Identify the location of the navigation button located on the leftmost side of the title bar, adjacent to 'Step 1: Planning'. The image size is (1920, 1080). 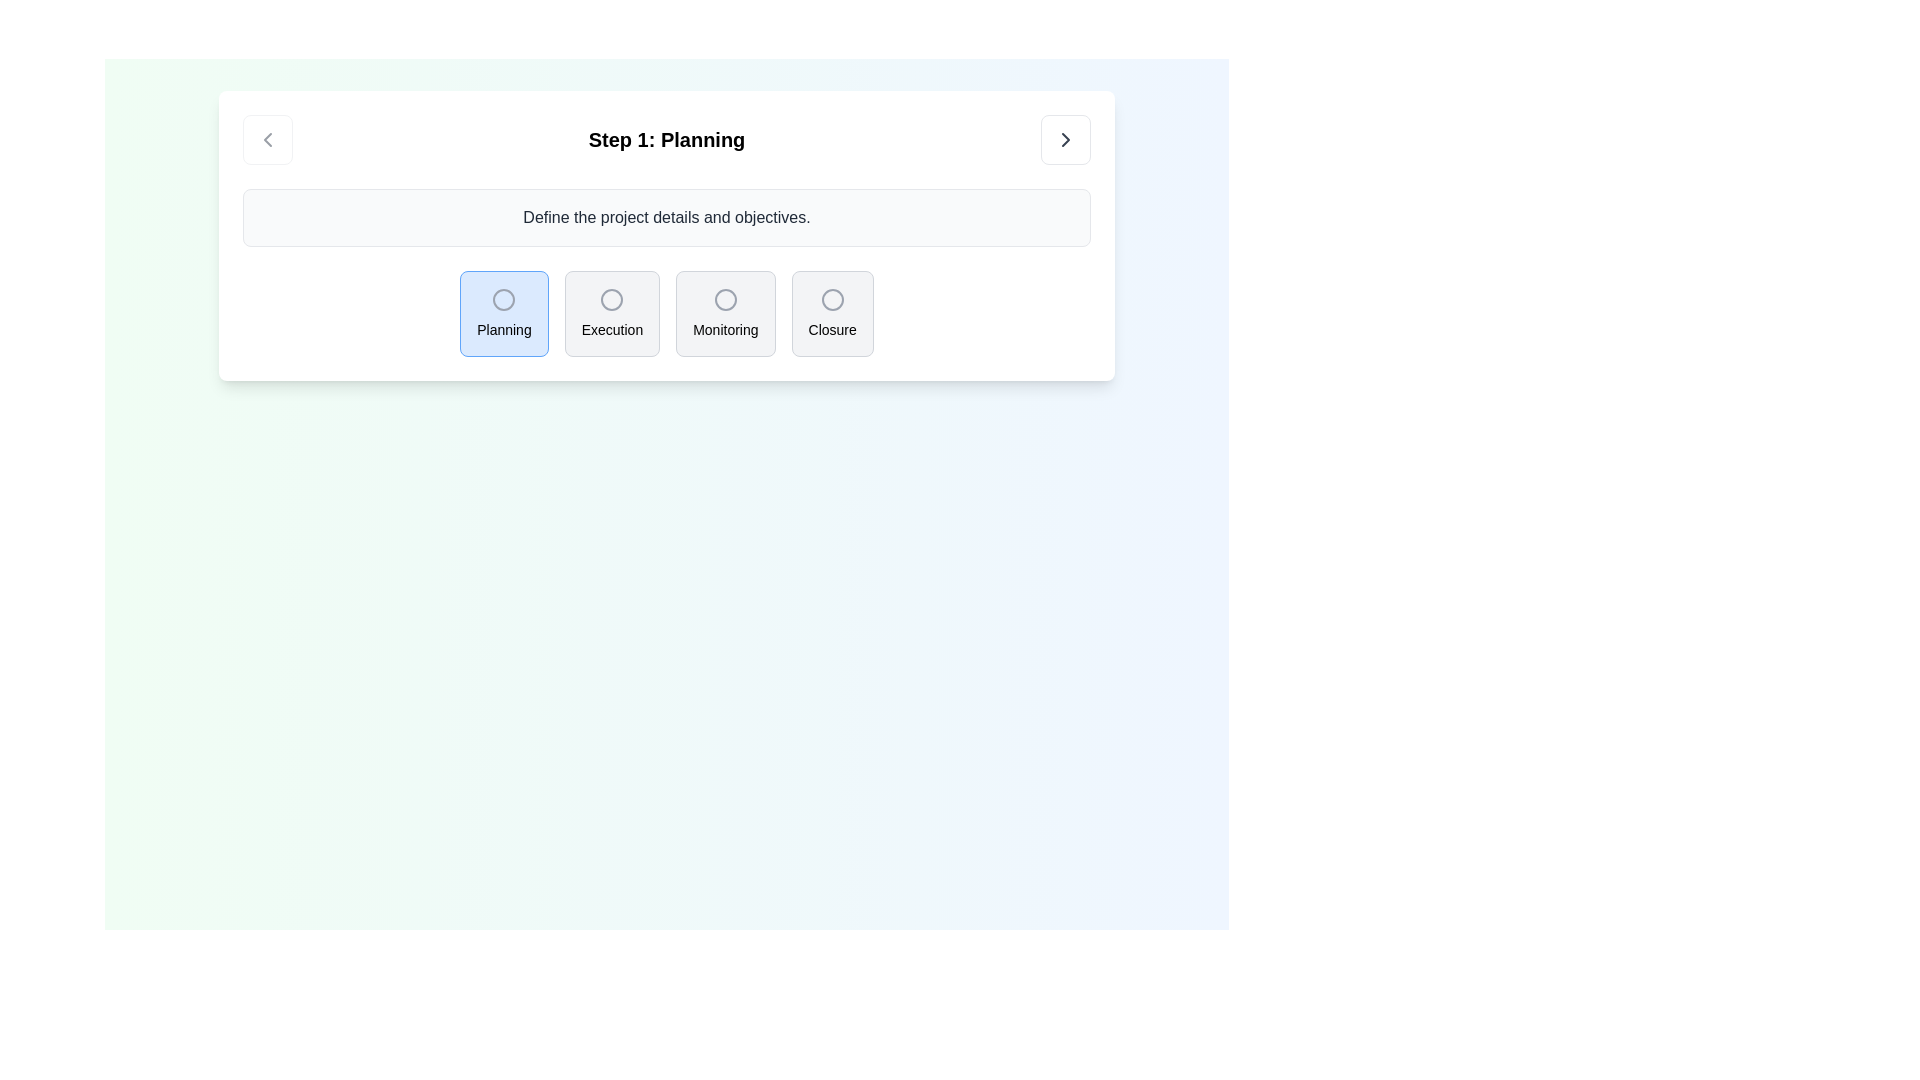
(267, 138).